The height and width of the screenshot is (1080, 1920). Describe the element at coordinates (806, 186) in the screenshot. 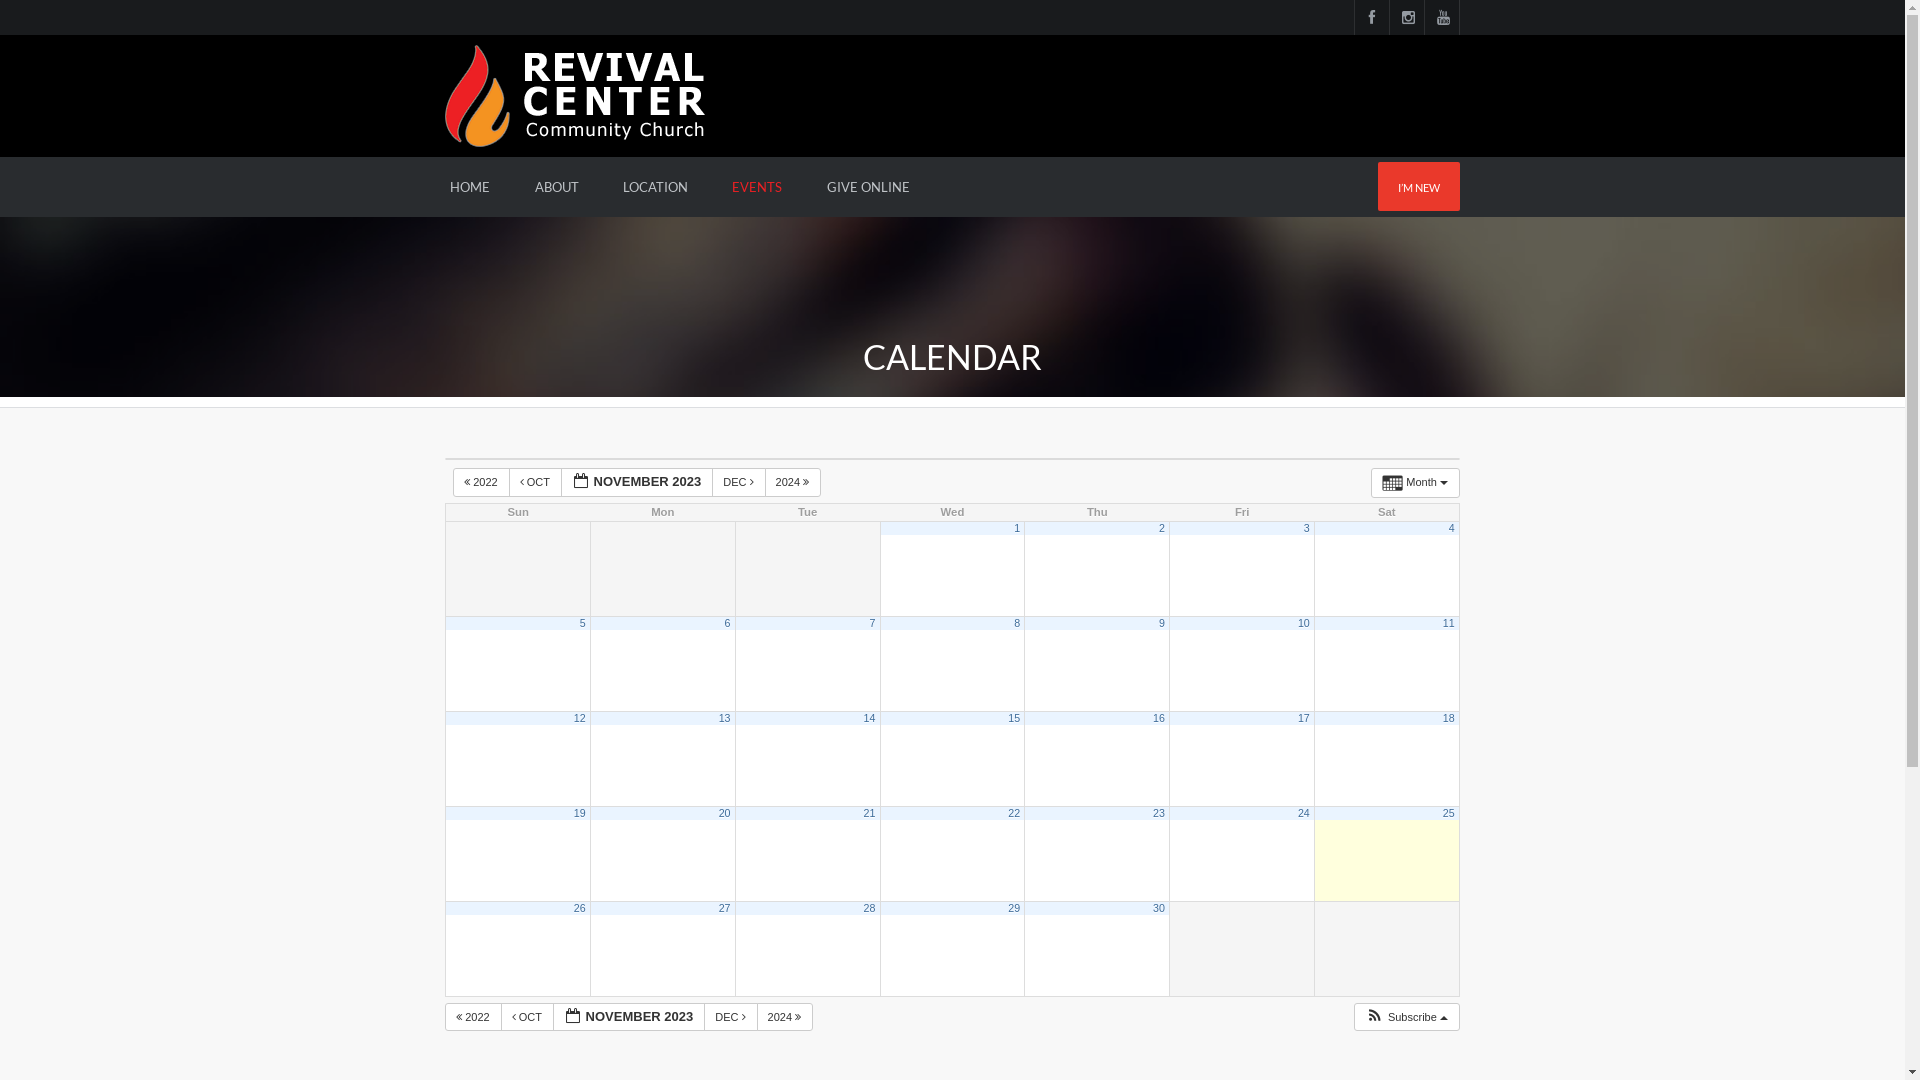

I see `'GIVE ONLINE'` at that location.